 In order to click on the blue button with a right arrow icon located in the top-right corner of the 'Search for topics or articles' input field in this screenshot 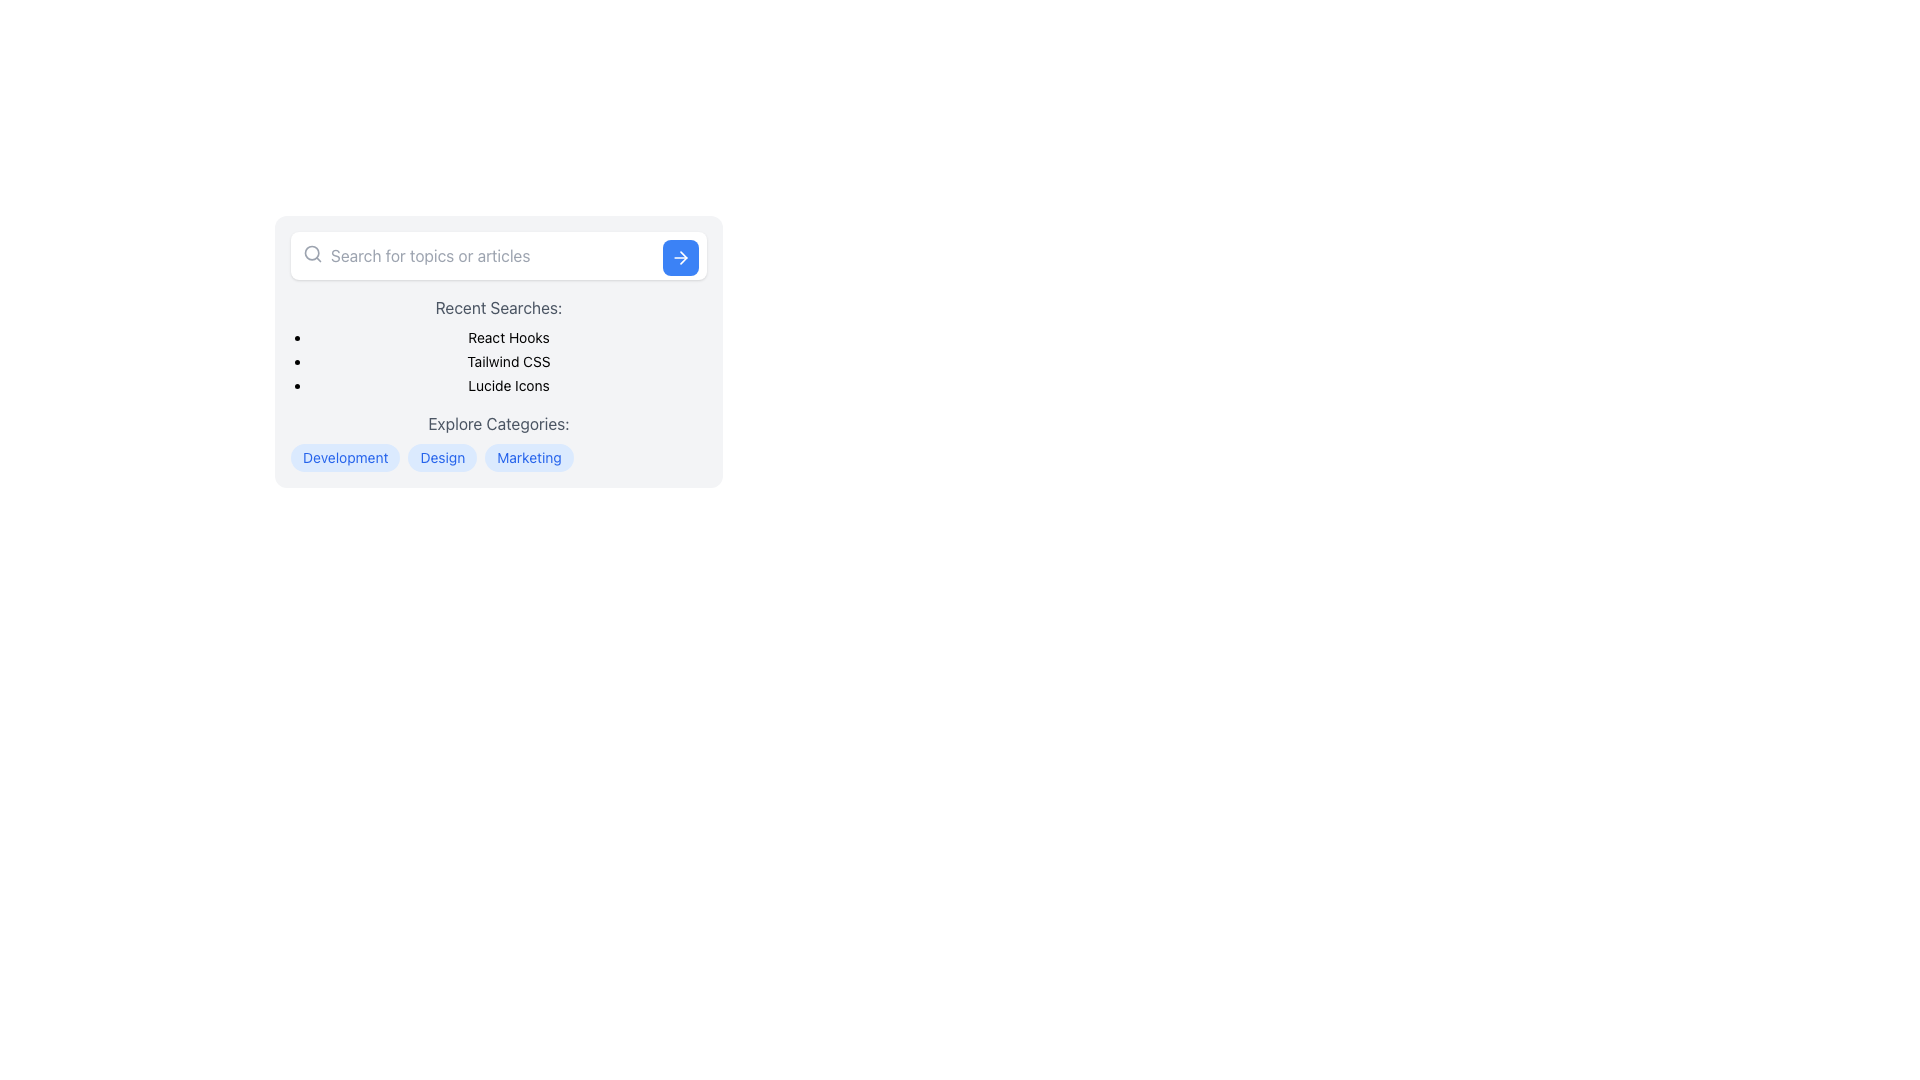, I will do `click(681, 257)`.